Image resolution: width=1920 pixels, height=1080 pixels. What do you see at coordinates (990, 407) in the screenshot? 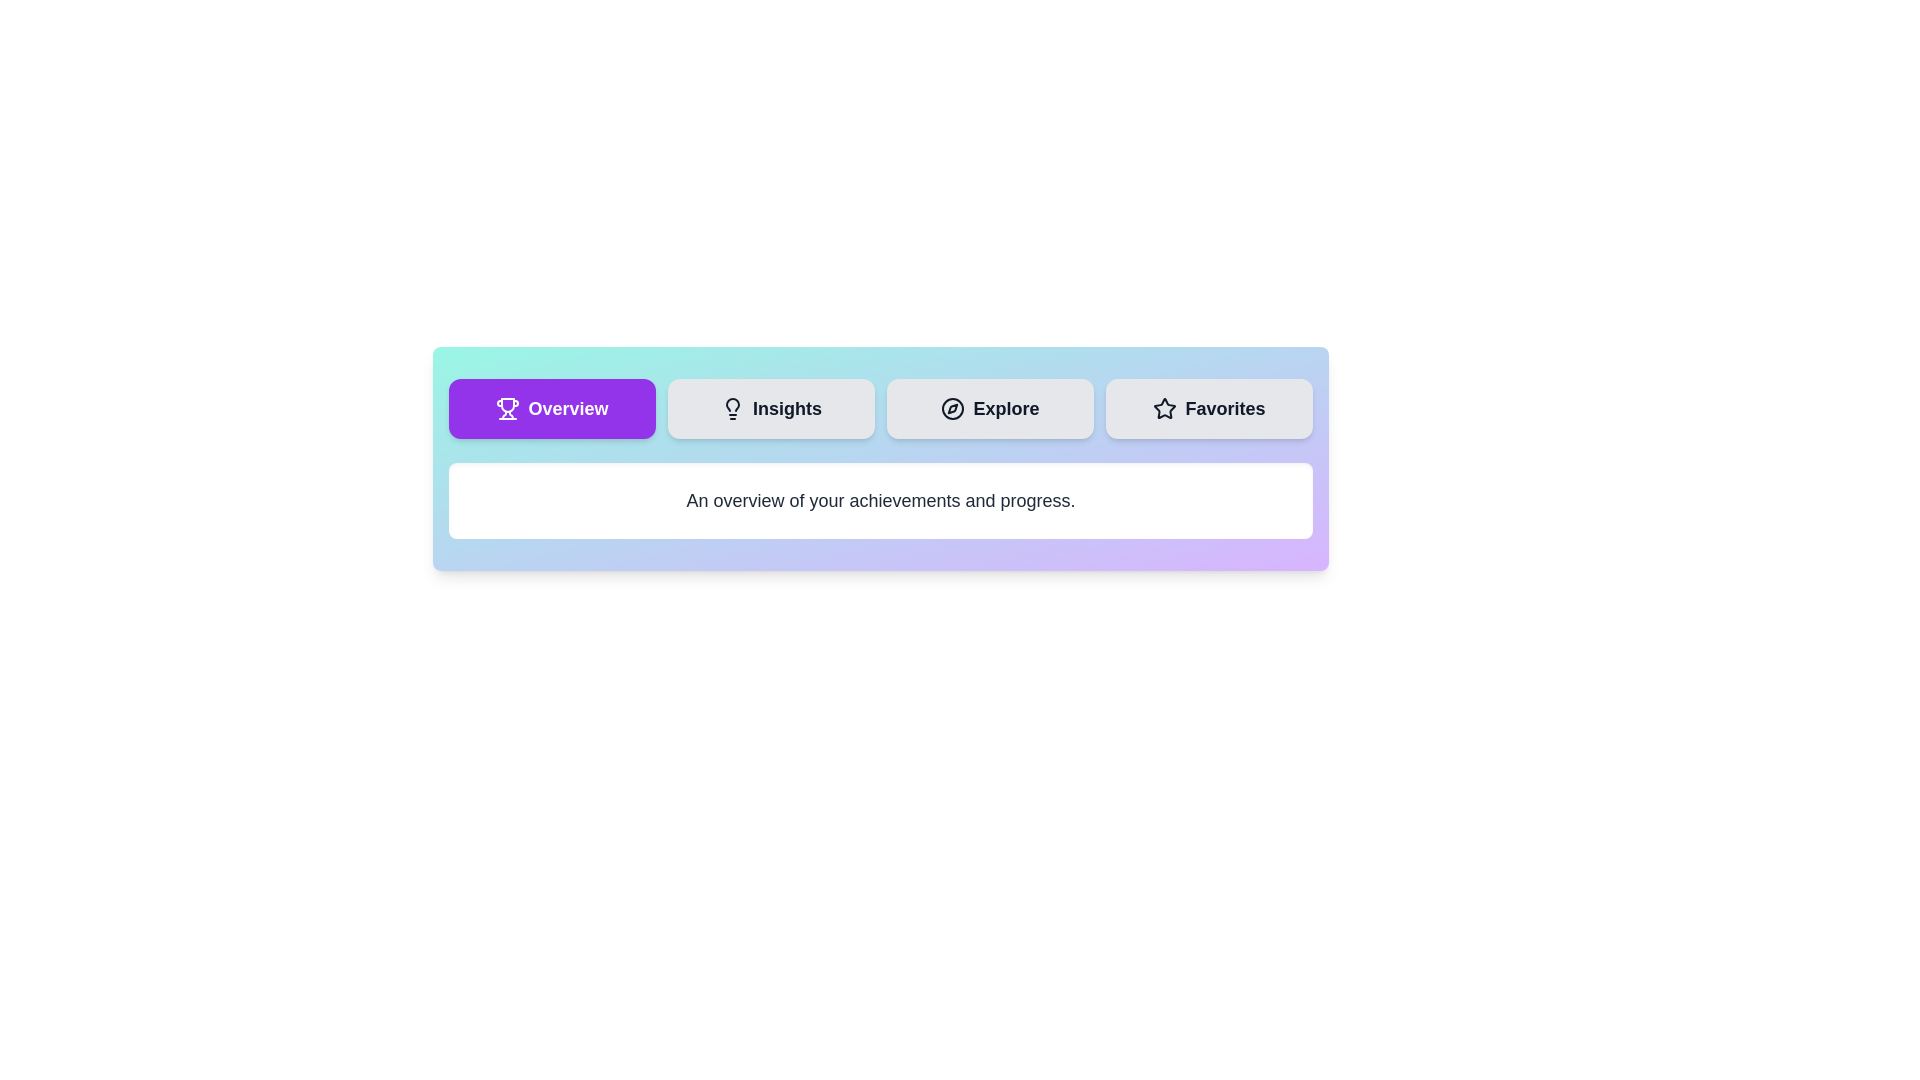
I see `the tab labeled Explore to observe its hover effect` at bounding box center [990, 407].